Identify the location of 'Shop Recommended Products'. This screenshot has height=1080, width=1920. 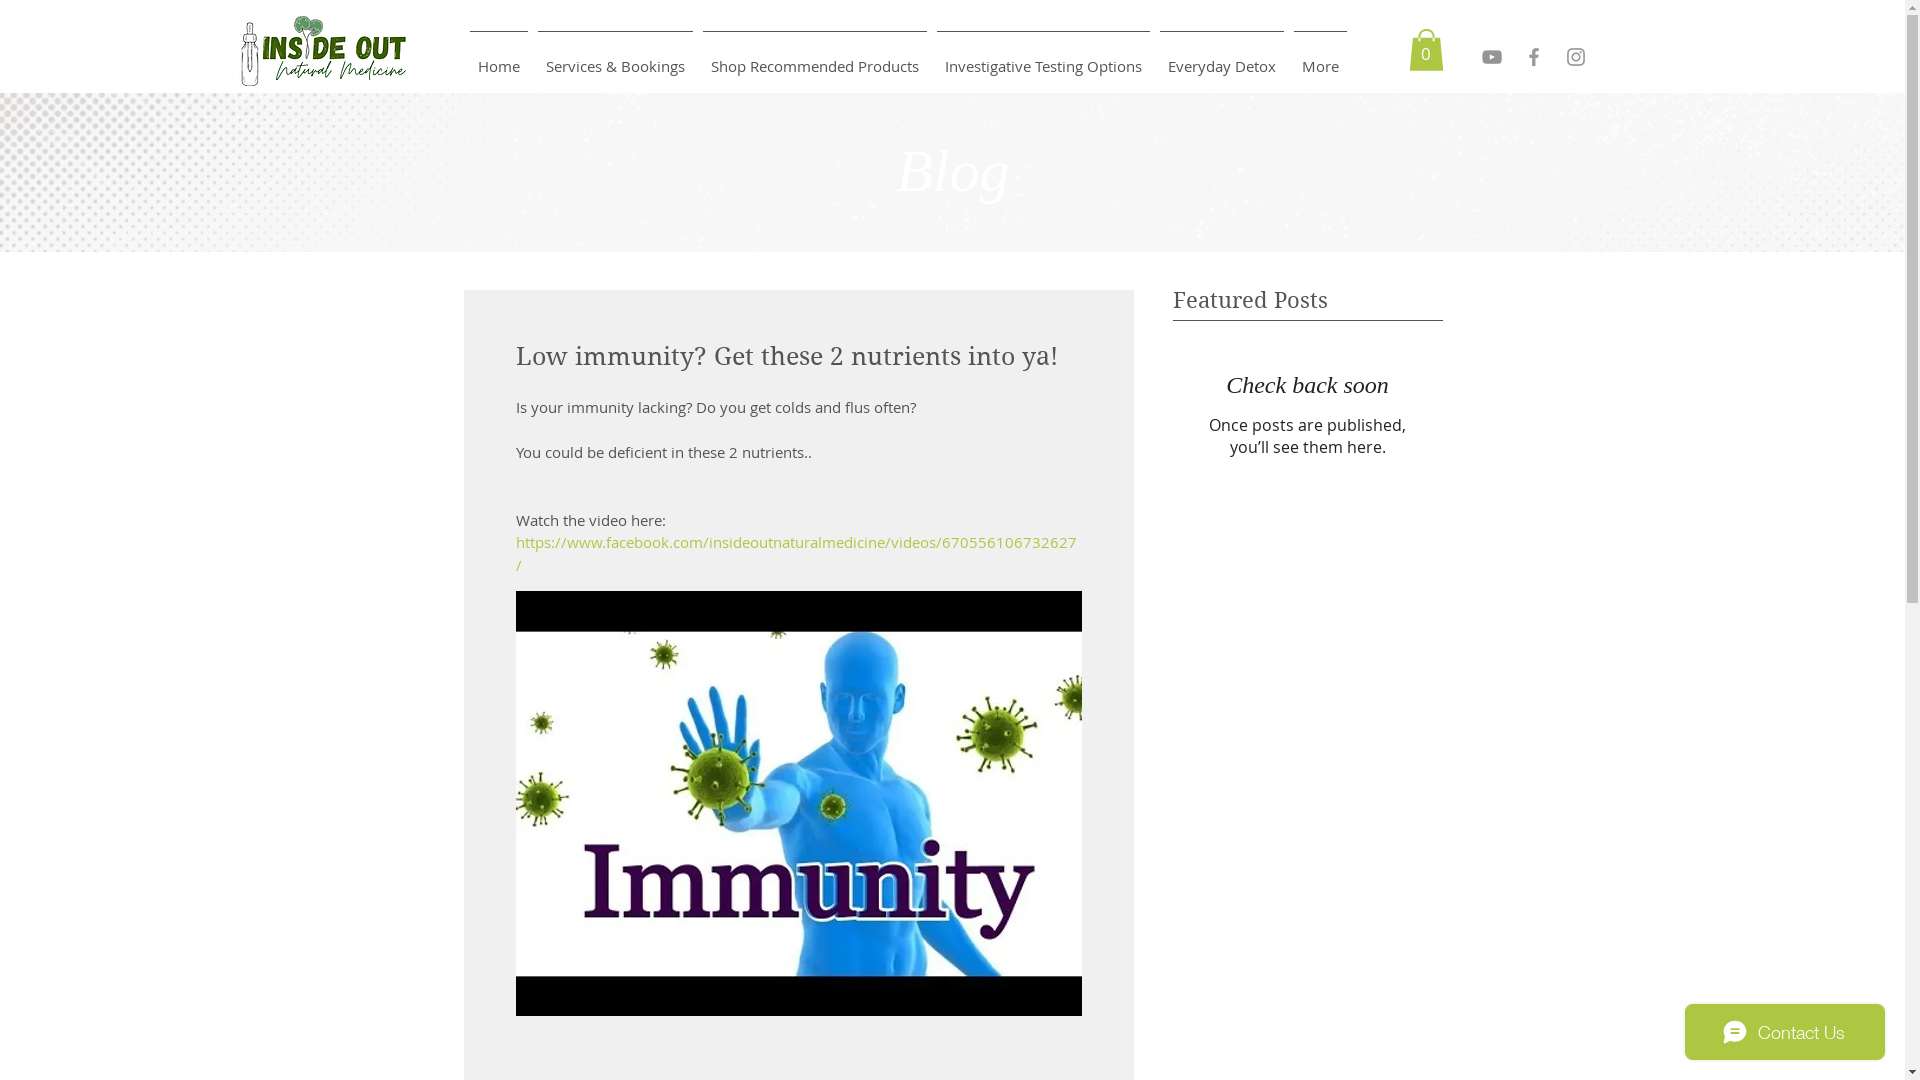
(815, 56).